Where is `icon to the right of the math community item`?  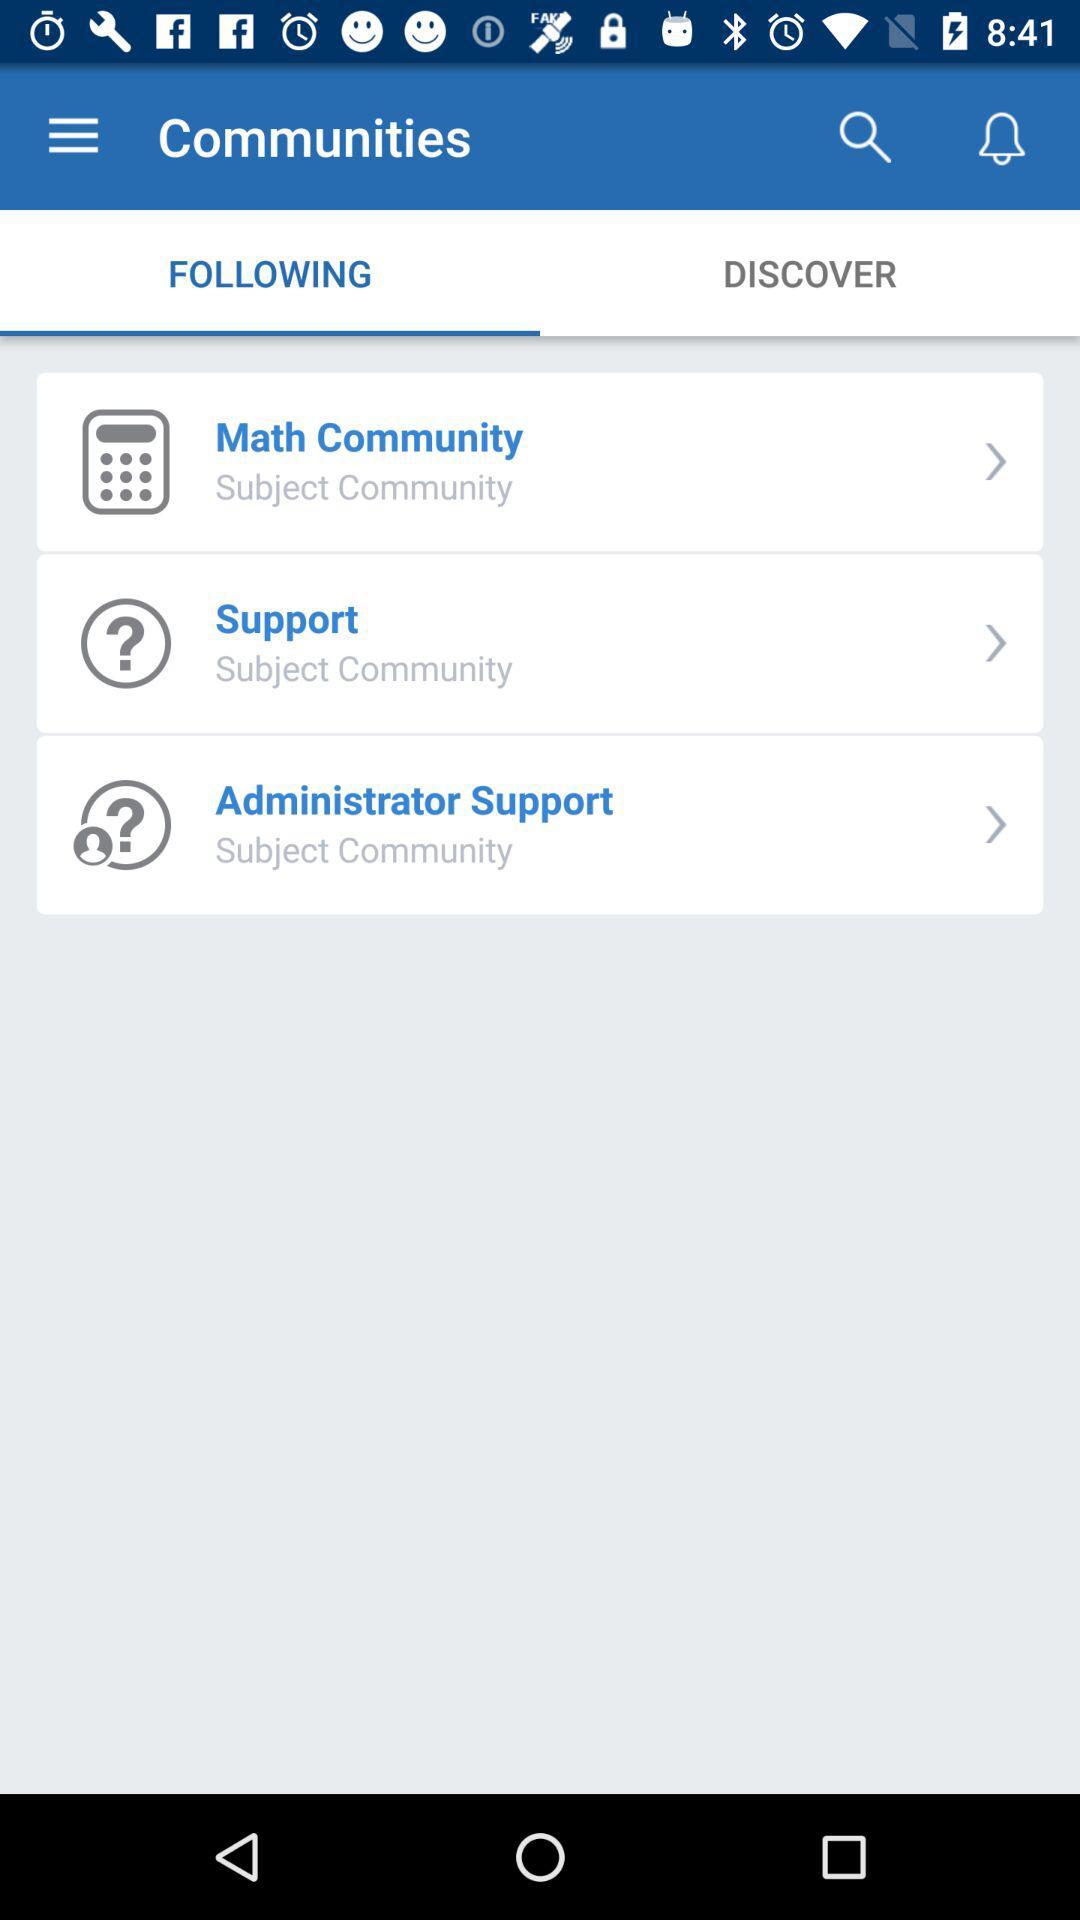
icon to the right of the math community item is located at coordinates (995, 460).